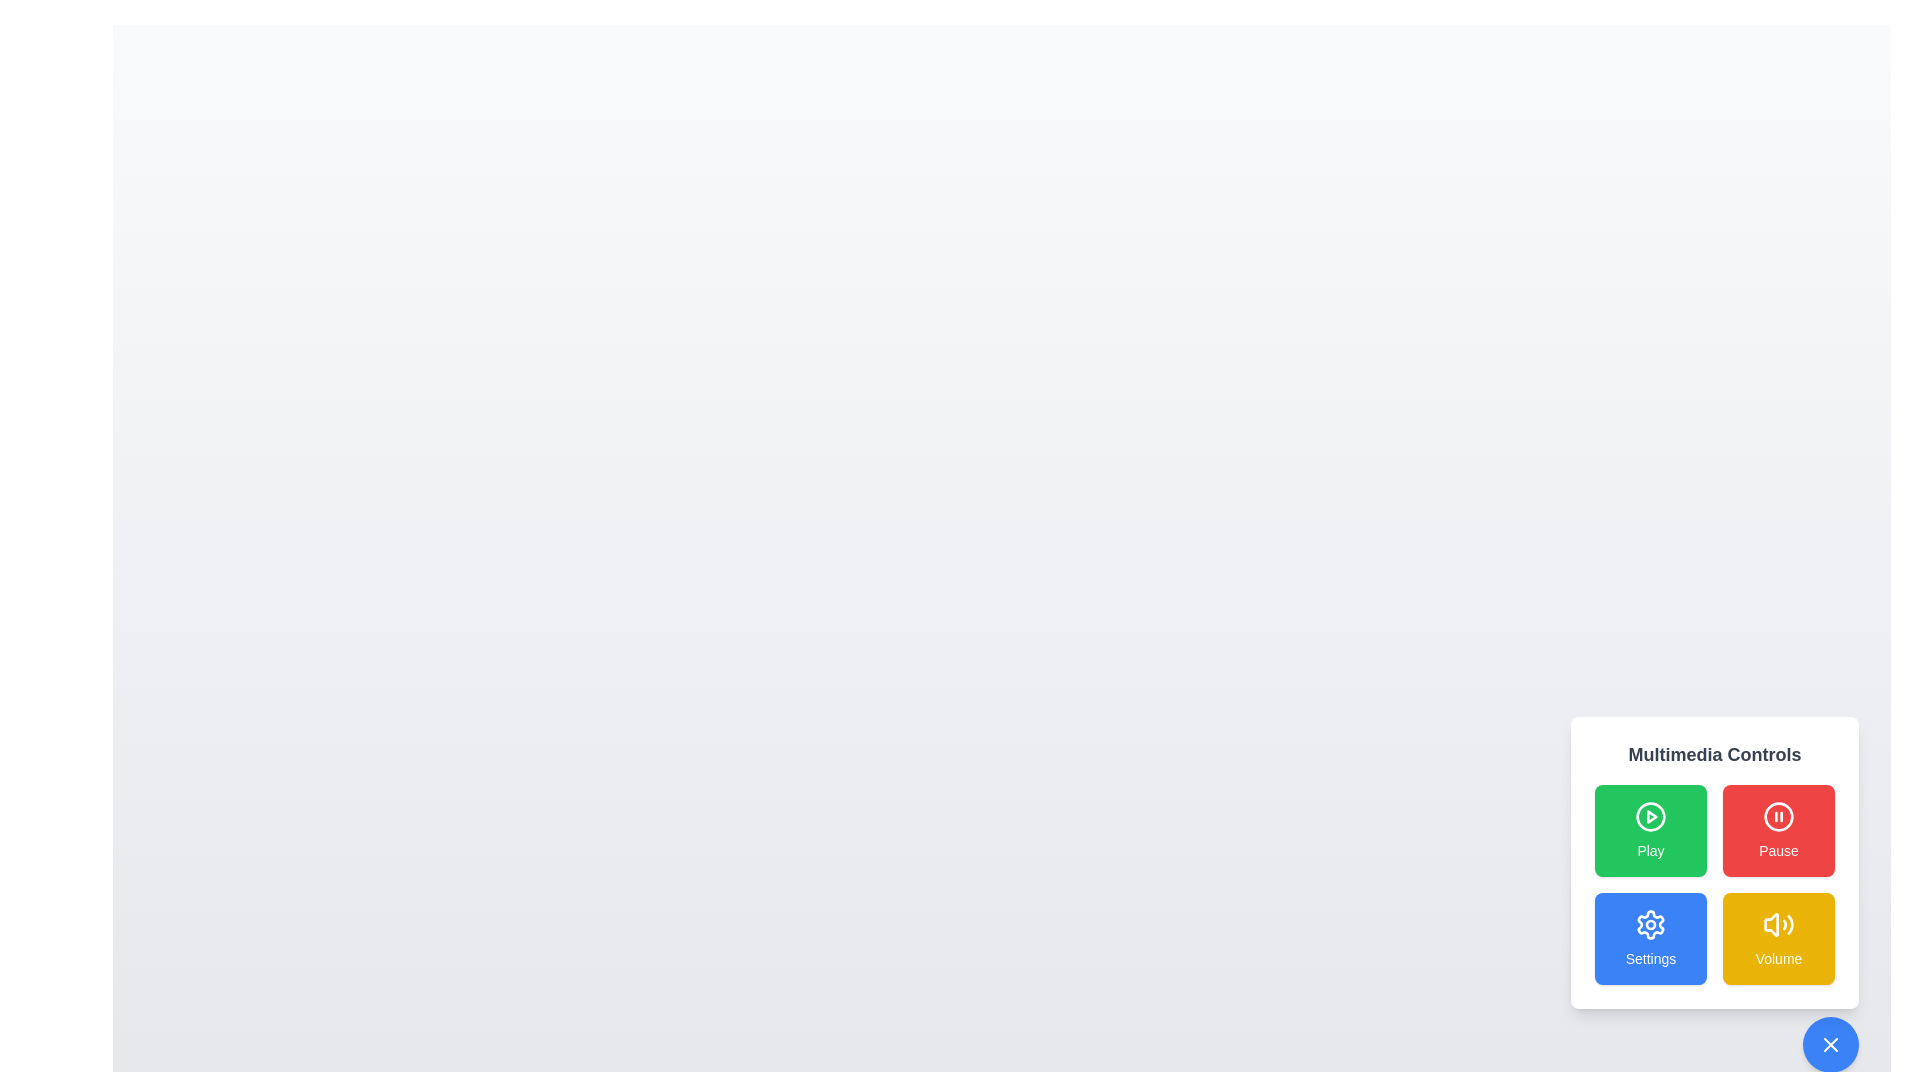 The height and width of the screenshot is (1080, 1920). Describe the element at coordinates (1779, 938) in the screenshot. I see `the yellow rectangular button labeled 'Volume' with a speaker icon` at that location.